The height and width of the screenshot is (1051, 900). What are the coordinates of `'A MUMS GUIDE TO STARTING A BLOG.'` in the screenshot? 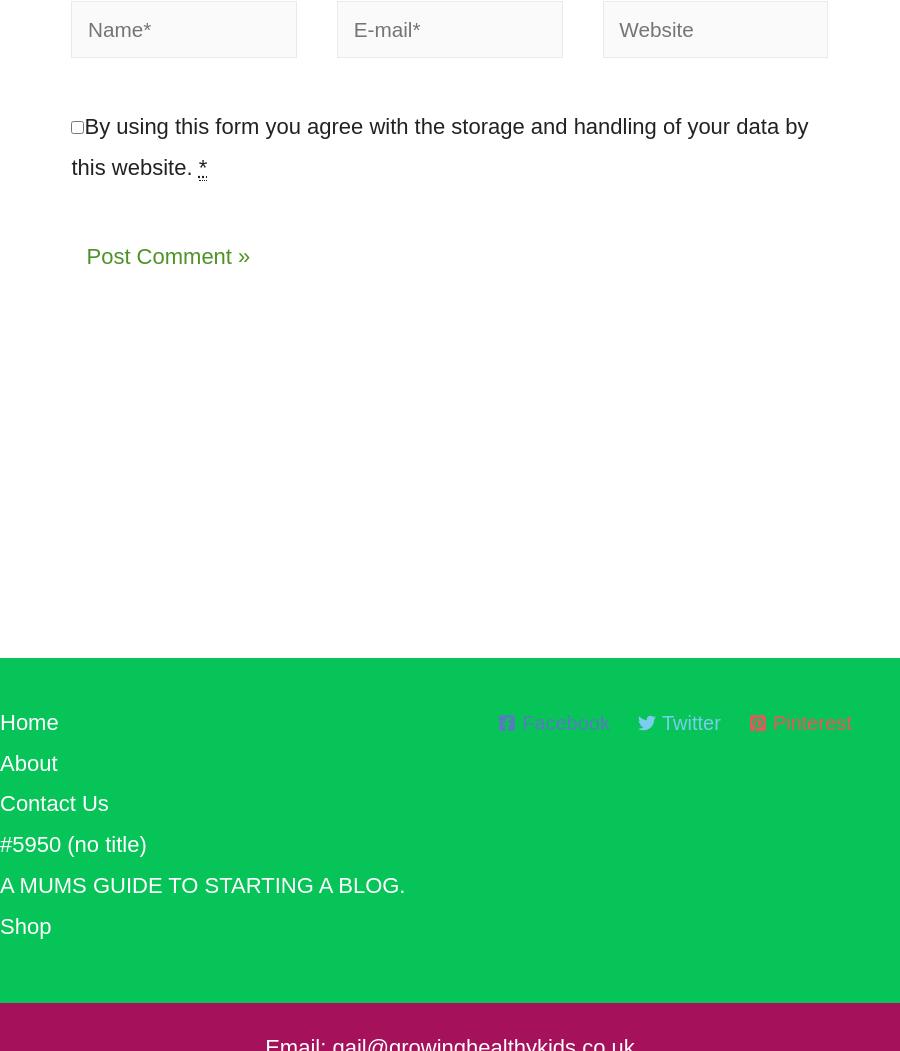 It's located at (0, 894).